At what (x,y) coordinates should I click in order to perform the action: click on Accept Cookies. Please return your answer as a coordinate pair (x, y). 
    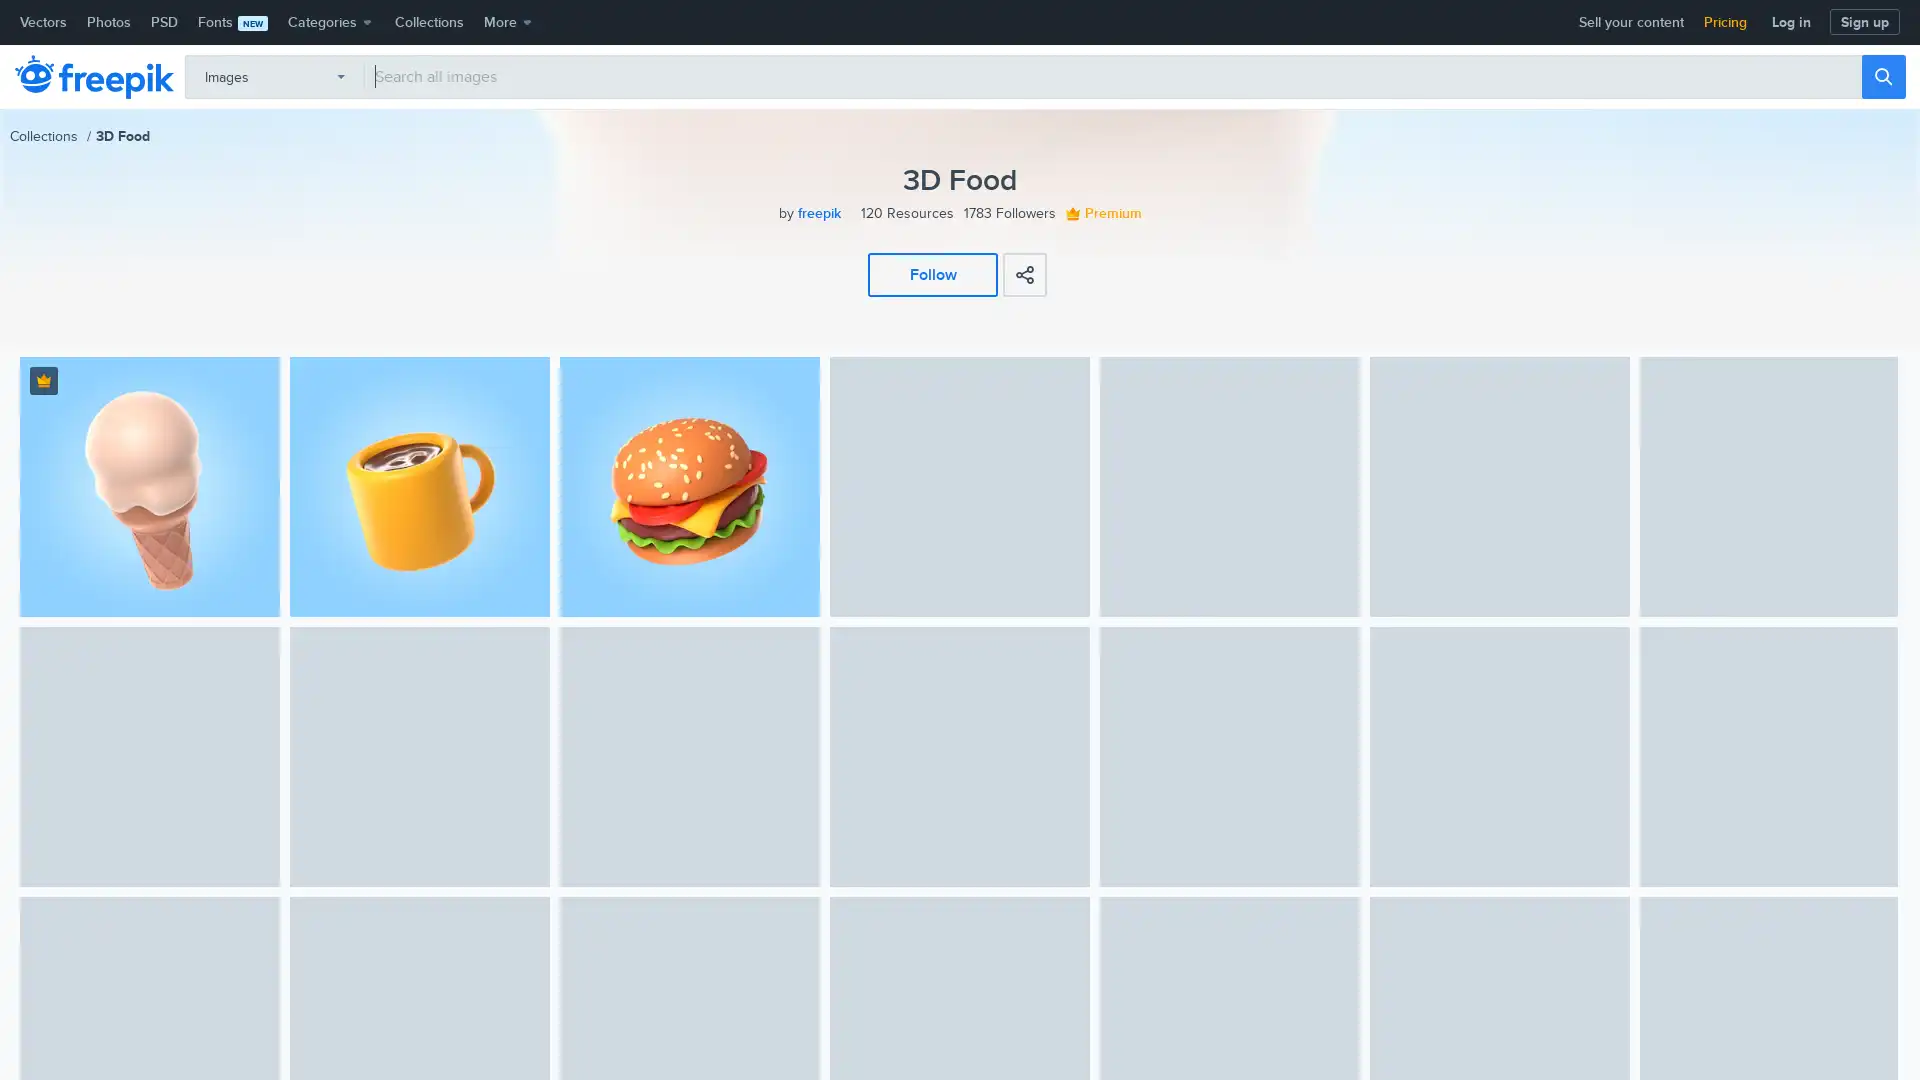
    Looking at the image, I should click on (1583, 1036).